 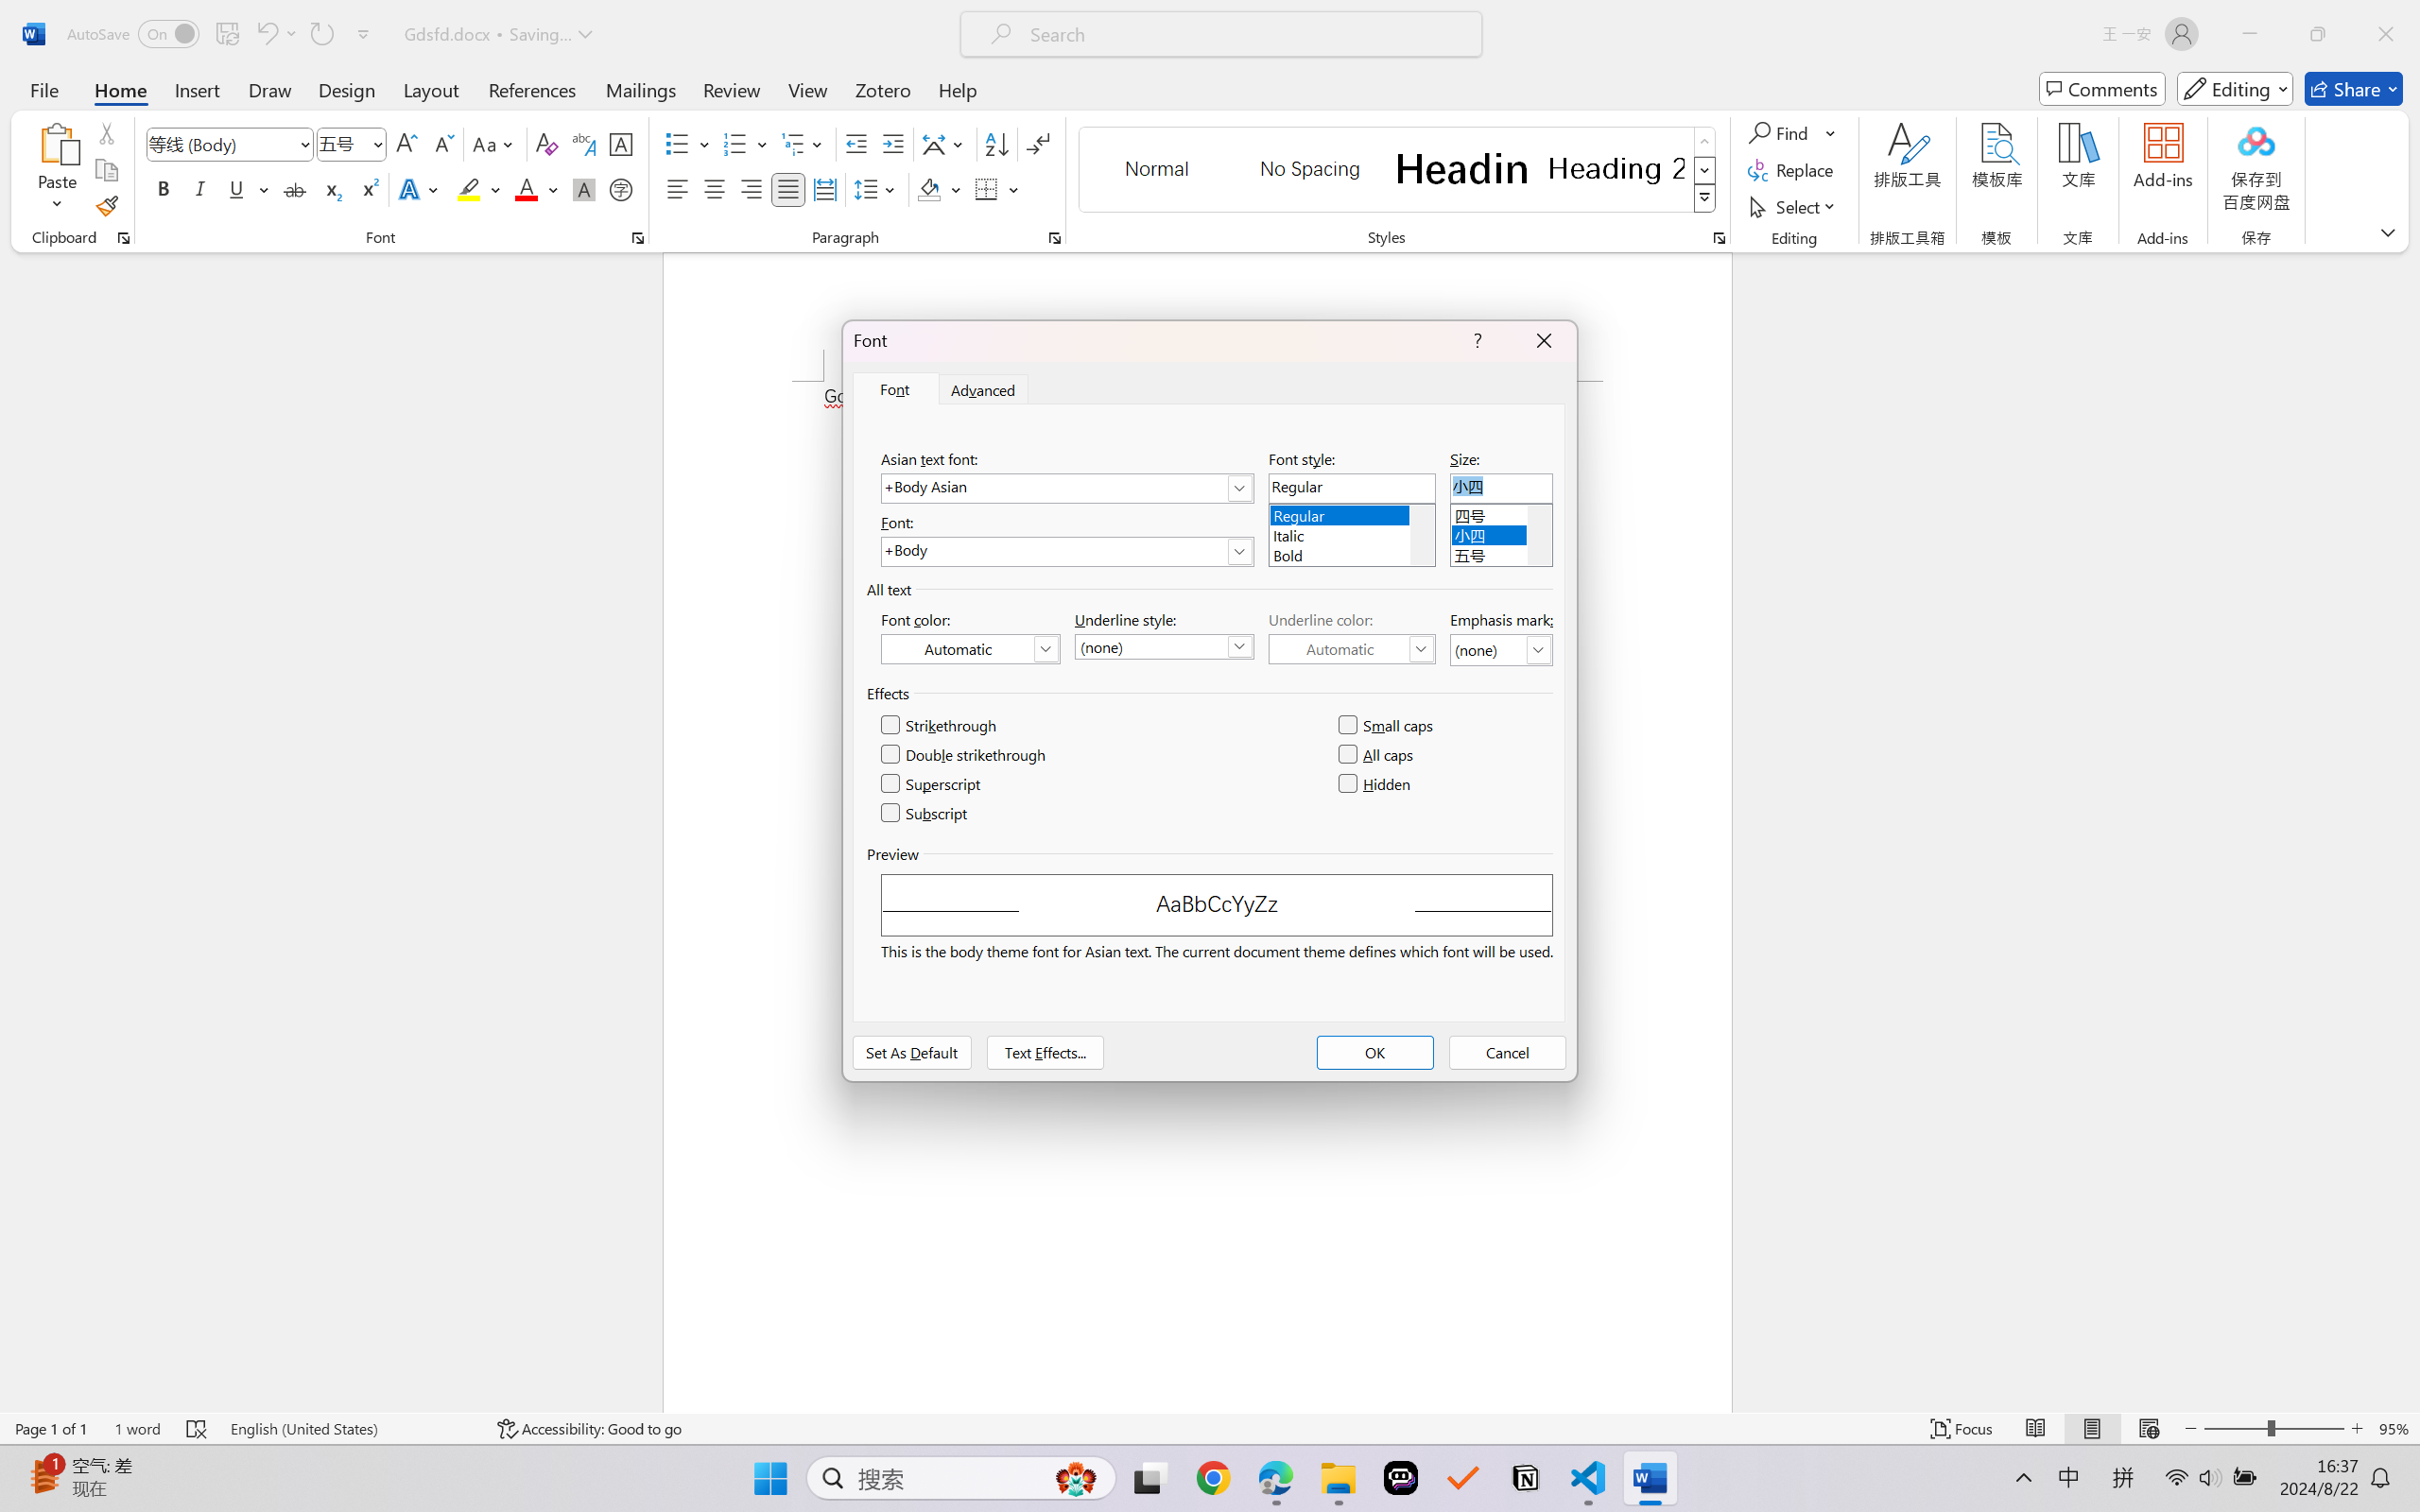 I want to click on 'Font Color', so click(x=536, y=188).